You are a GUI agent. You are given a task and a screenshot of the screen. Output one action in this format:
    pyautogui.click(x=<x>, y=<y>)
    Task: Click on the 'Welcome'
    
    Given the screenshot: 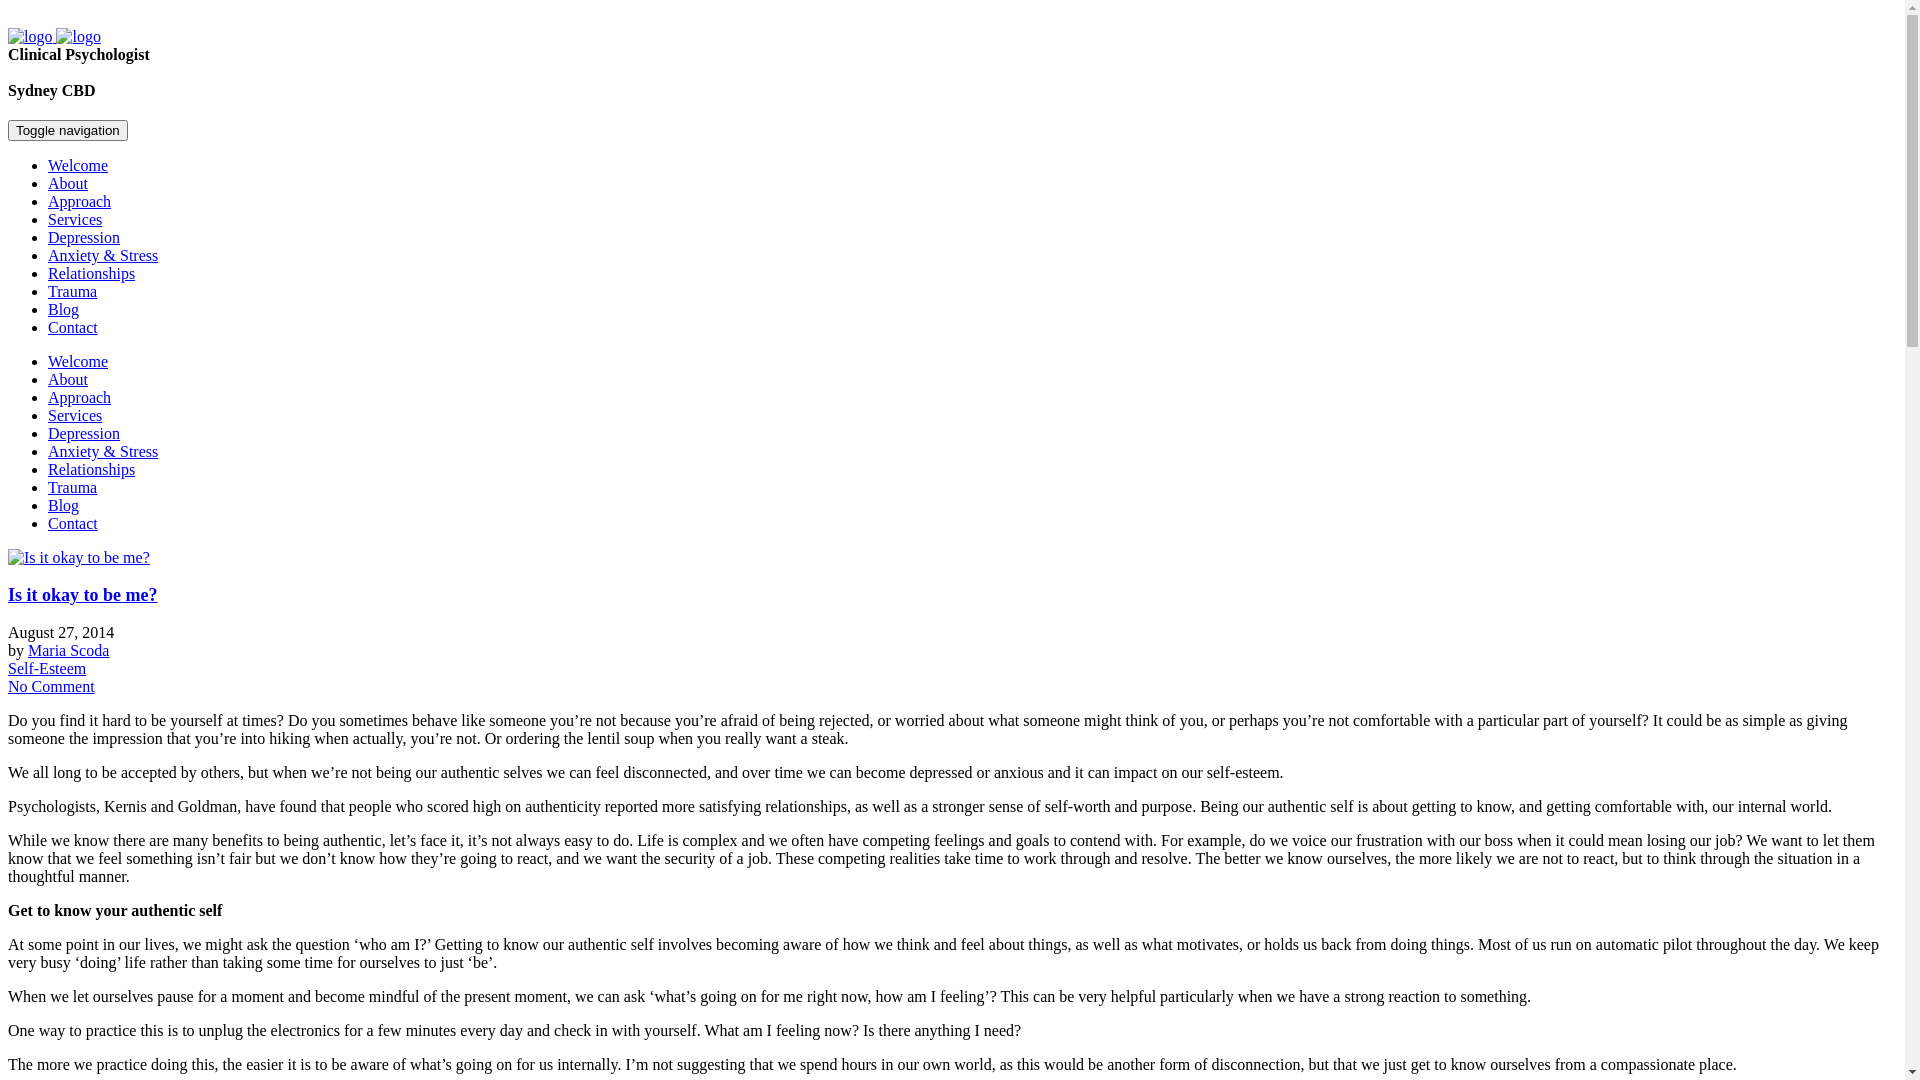 What is the action you would take?
    pyautogui.click(x=48, y=361)
    